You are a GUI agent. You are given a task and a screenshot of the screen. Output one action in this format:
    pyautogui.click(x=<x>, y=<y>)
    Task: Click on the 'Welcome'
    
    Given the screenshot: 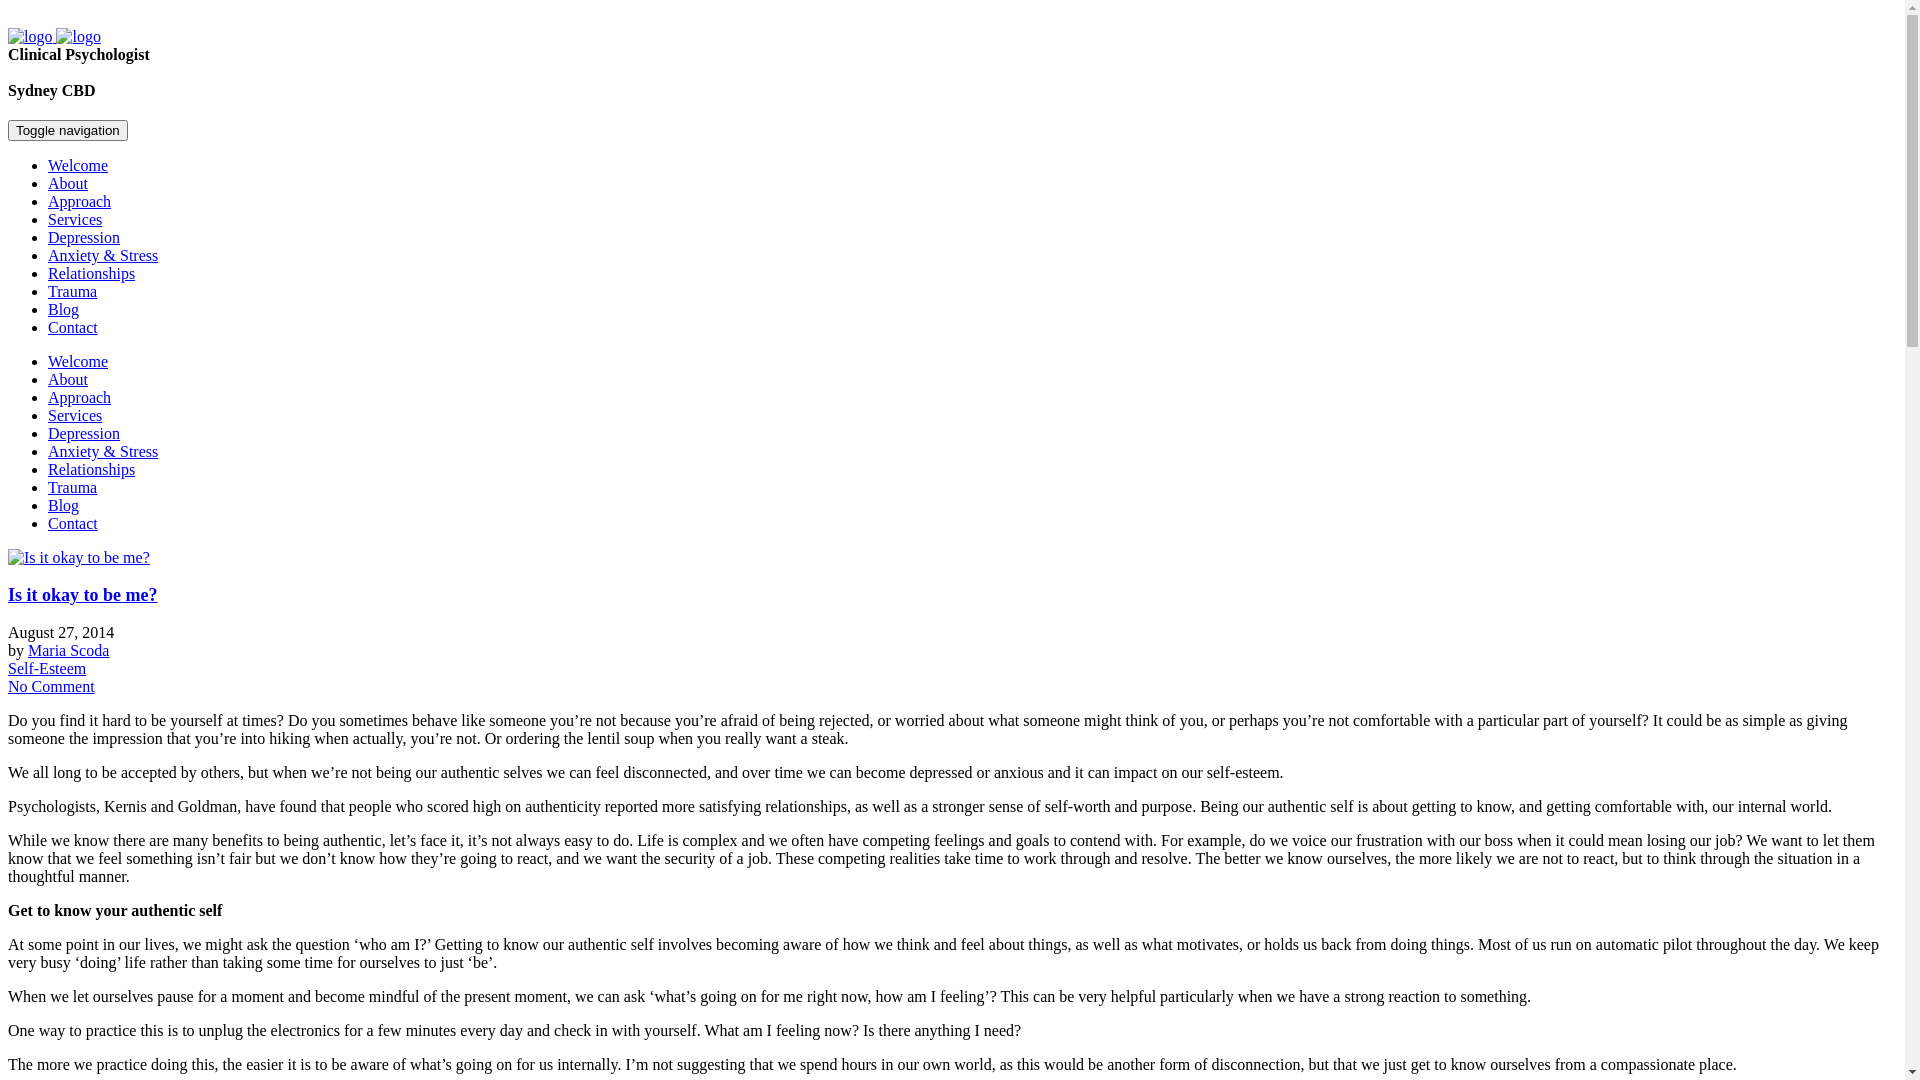 What is the action you would take?
    pyautogui.click(x=48, y=361)
    